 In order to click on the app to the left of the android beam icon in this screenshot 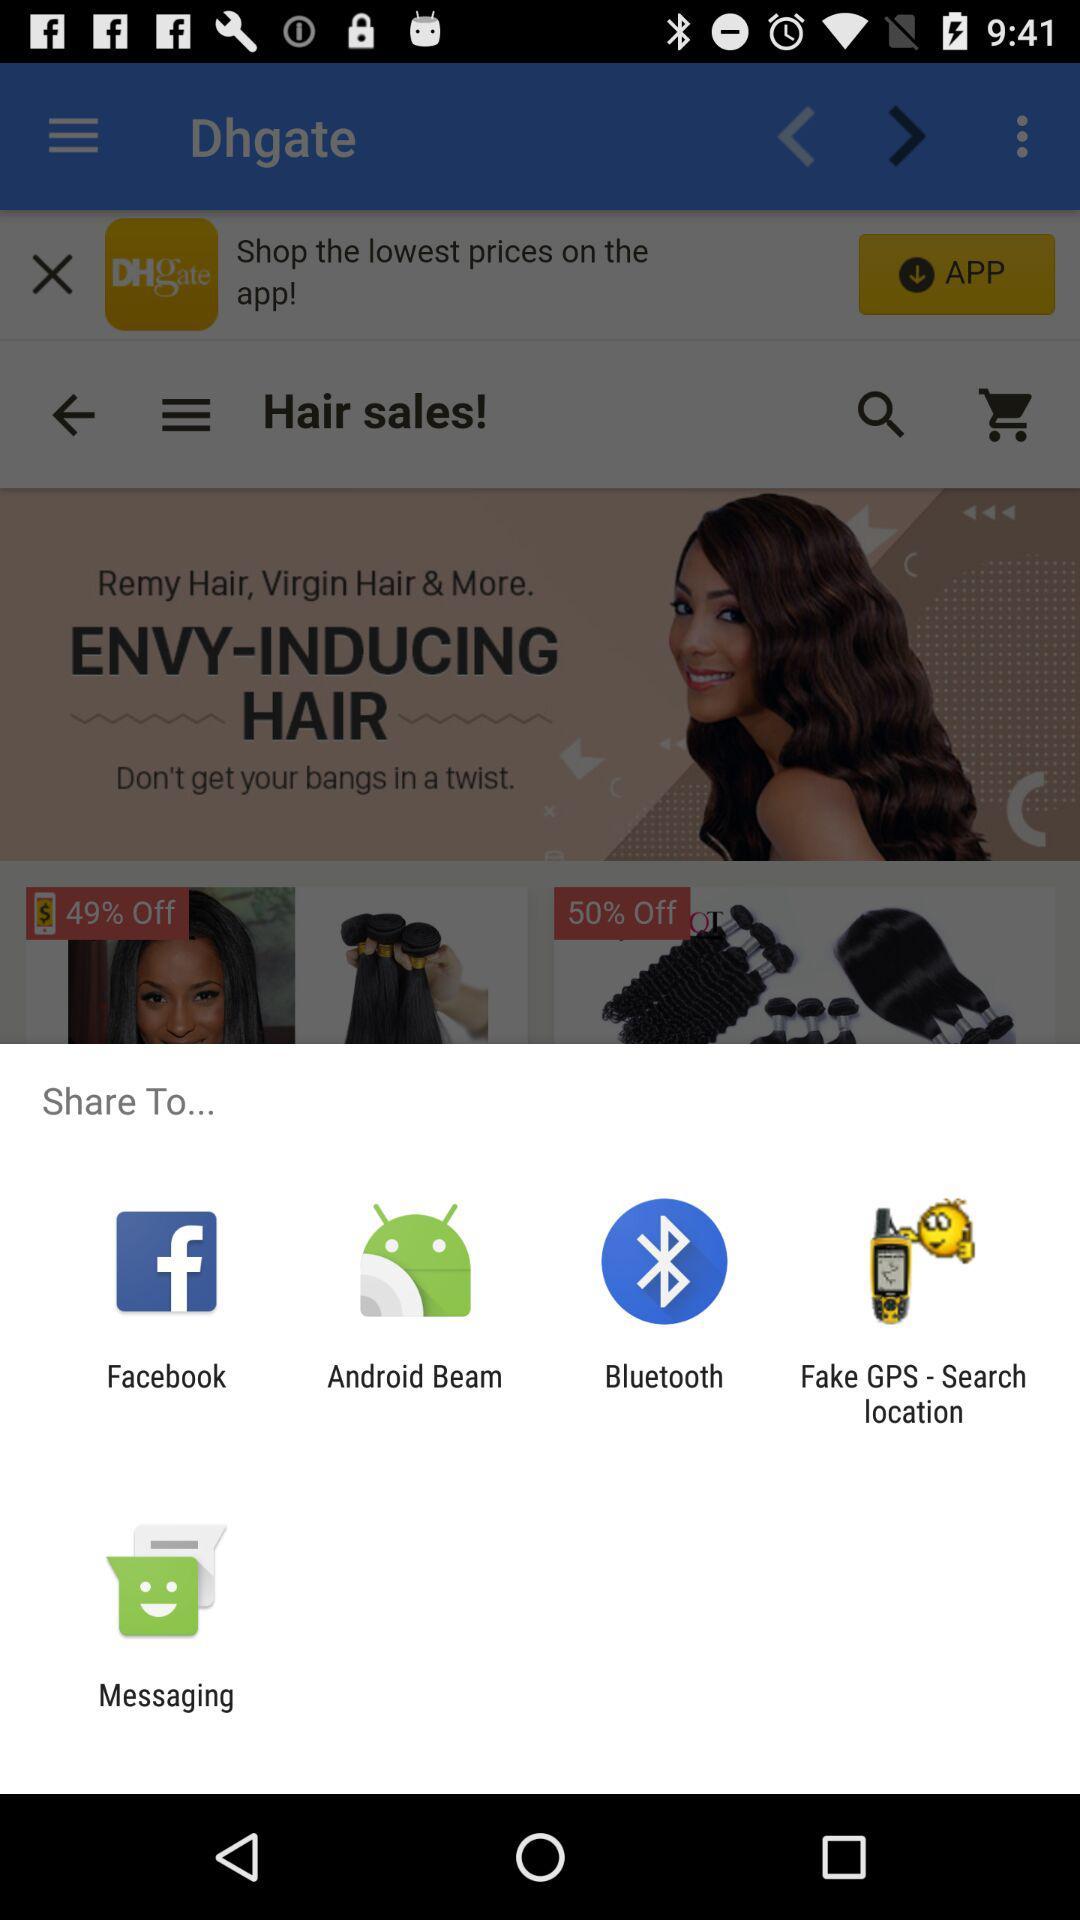, I will do `click(165, 1392)`.